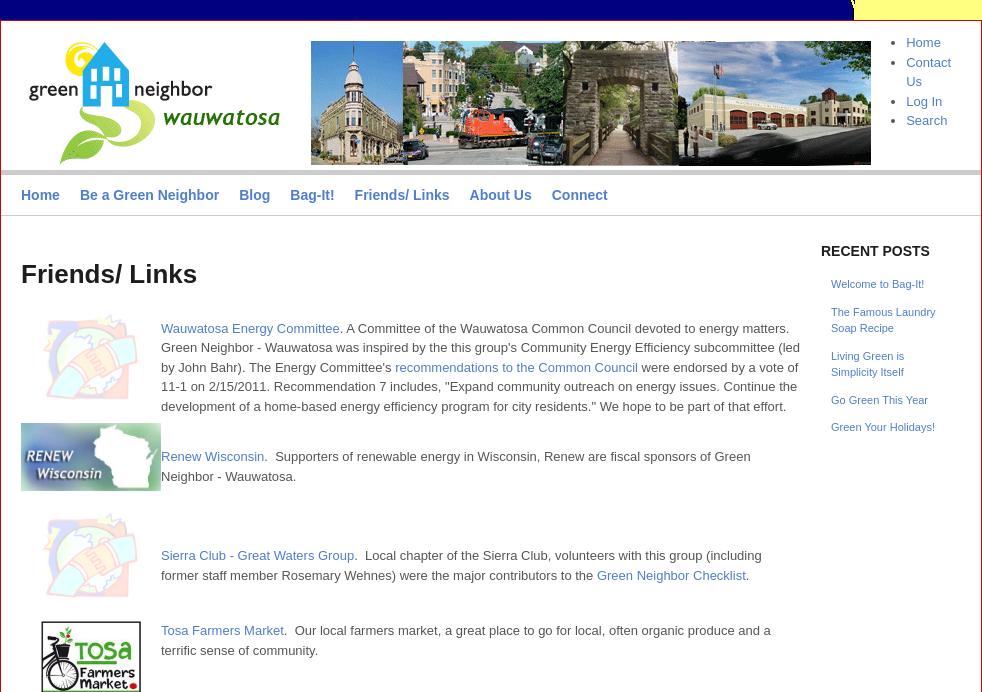 The width and height of the screenshot is (982, 692). What do you see at coordinates (926, 120) in the screenshot?
I see `'Search'` at bounding box center [926, 120].